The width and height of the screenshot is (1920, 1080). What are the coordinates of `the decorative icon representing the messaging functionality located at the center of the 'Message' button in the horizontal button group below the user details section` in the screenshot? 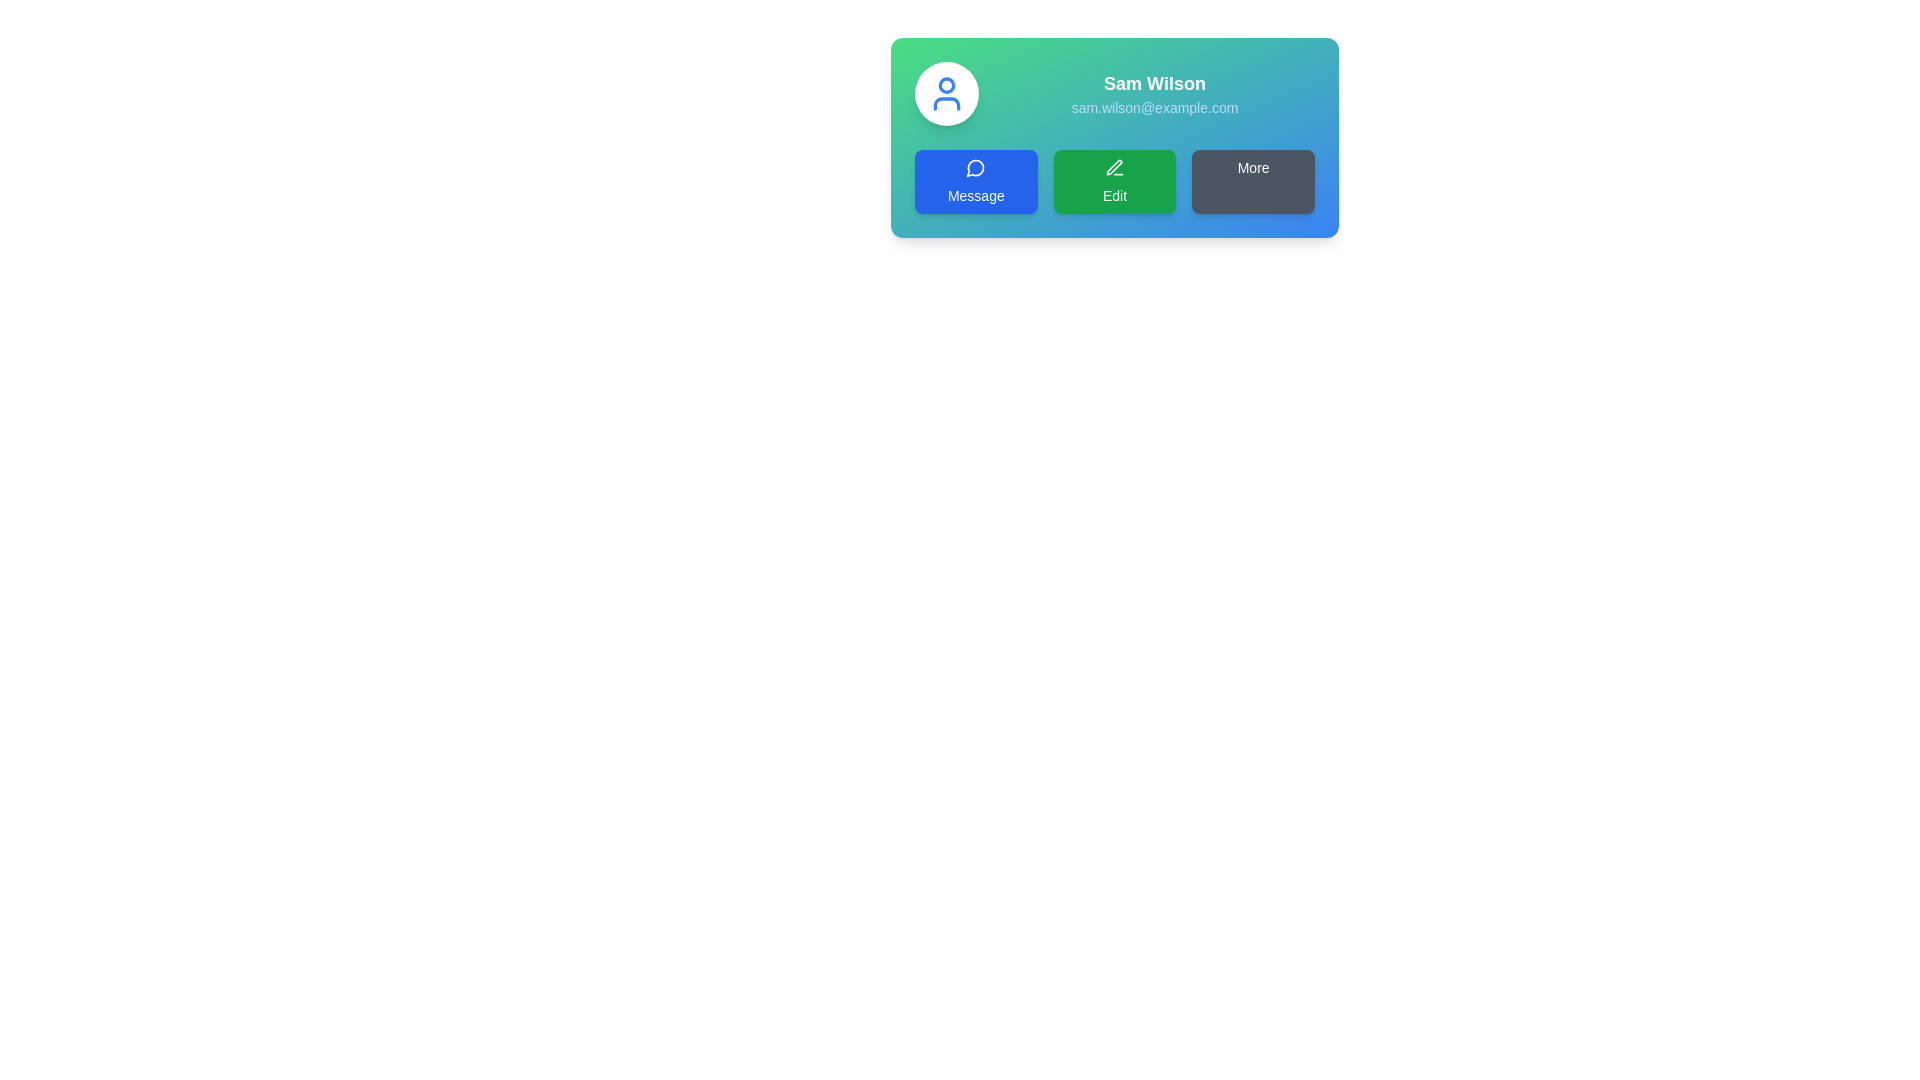 It's located at (975, 167).